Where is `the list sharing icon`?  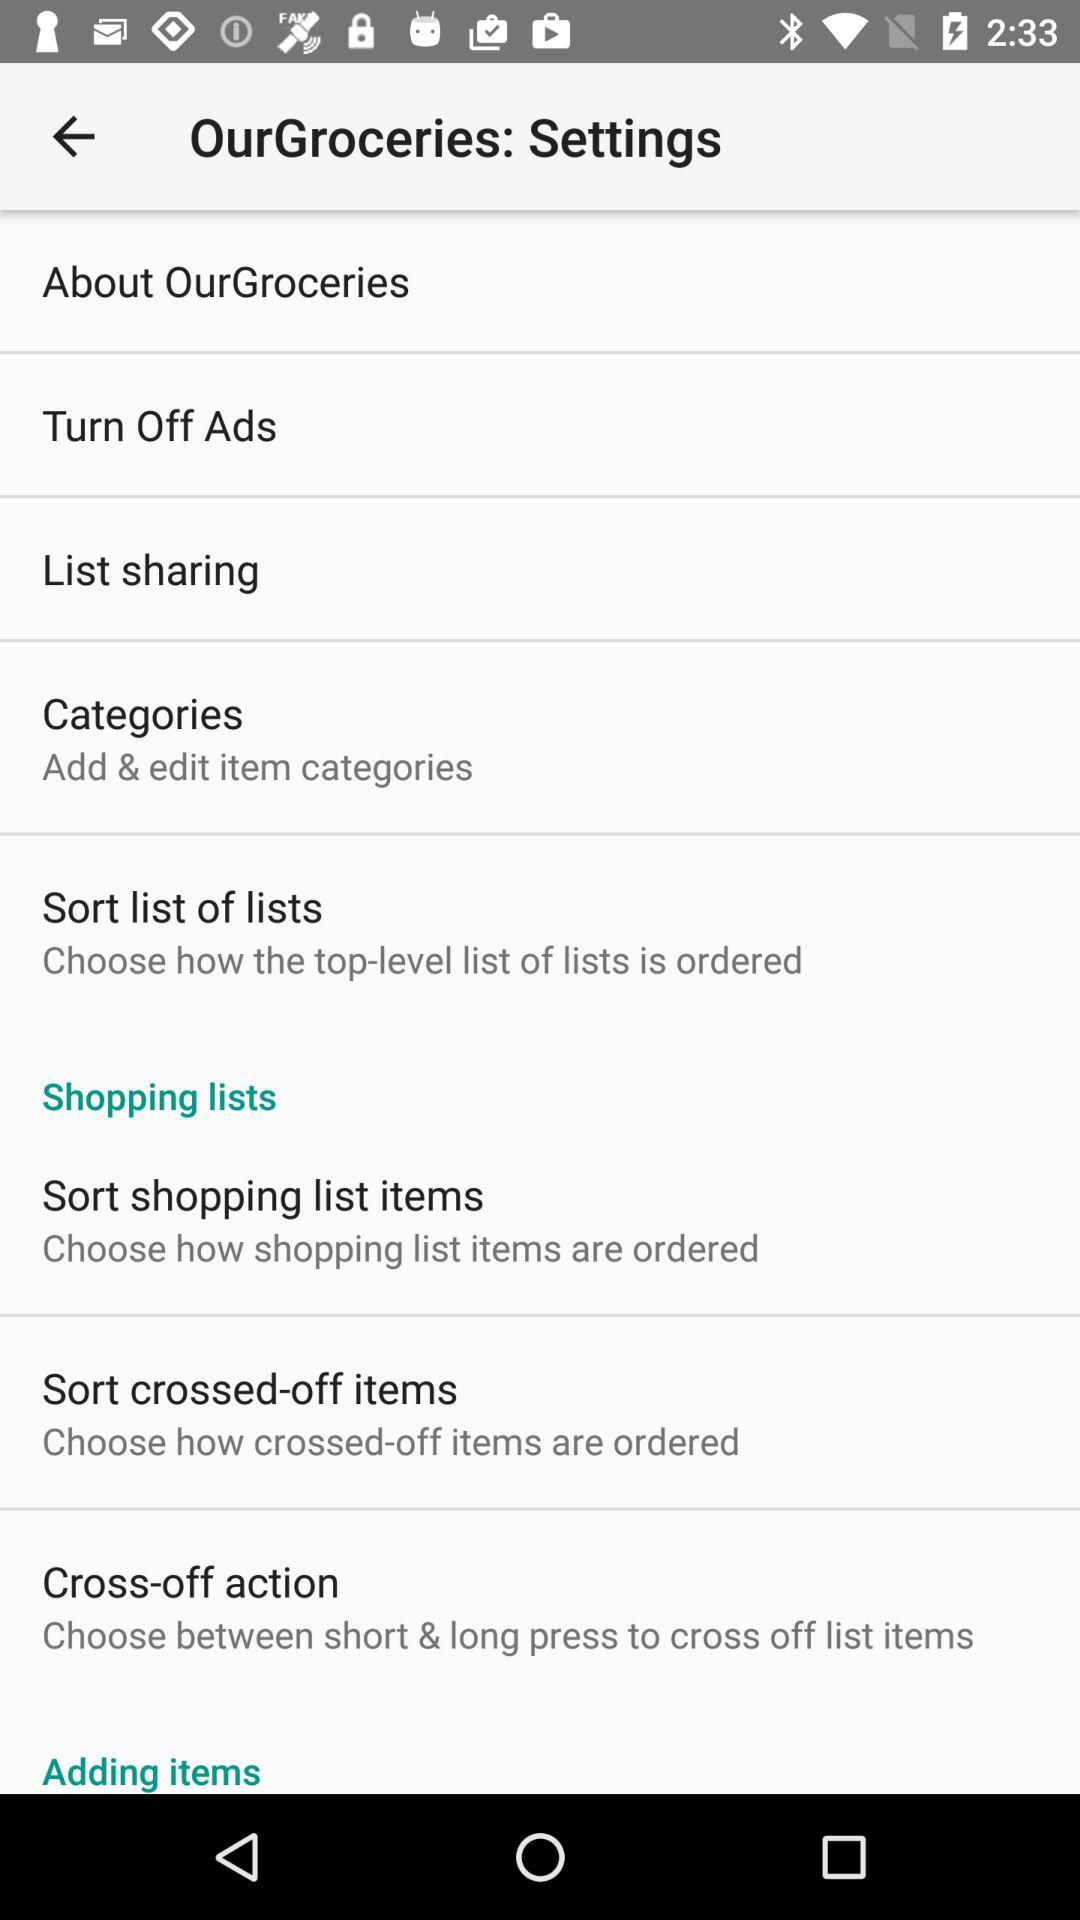
the list sharing icon is located at coordinates (149, 567).